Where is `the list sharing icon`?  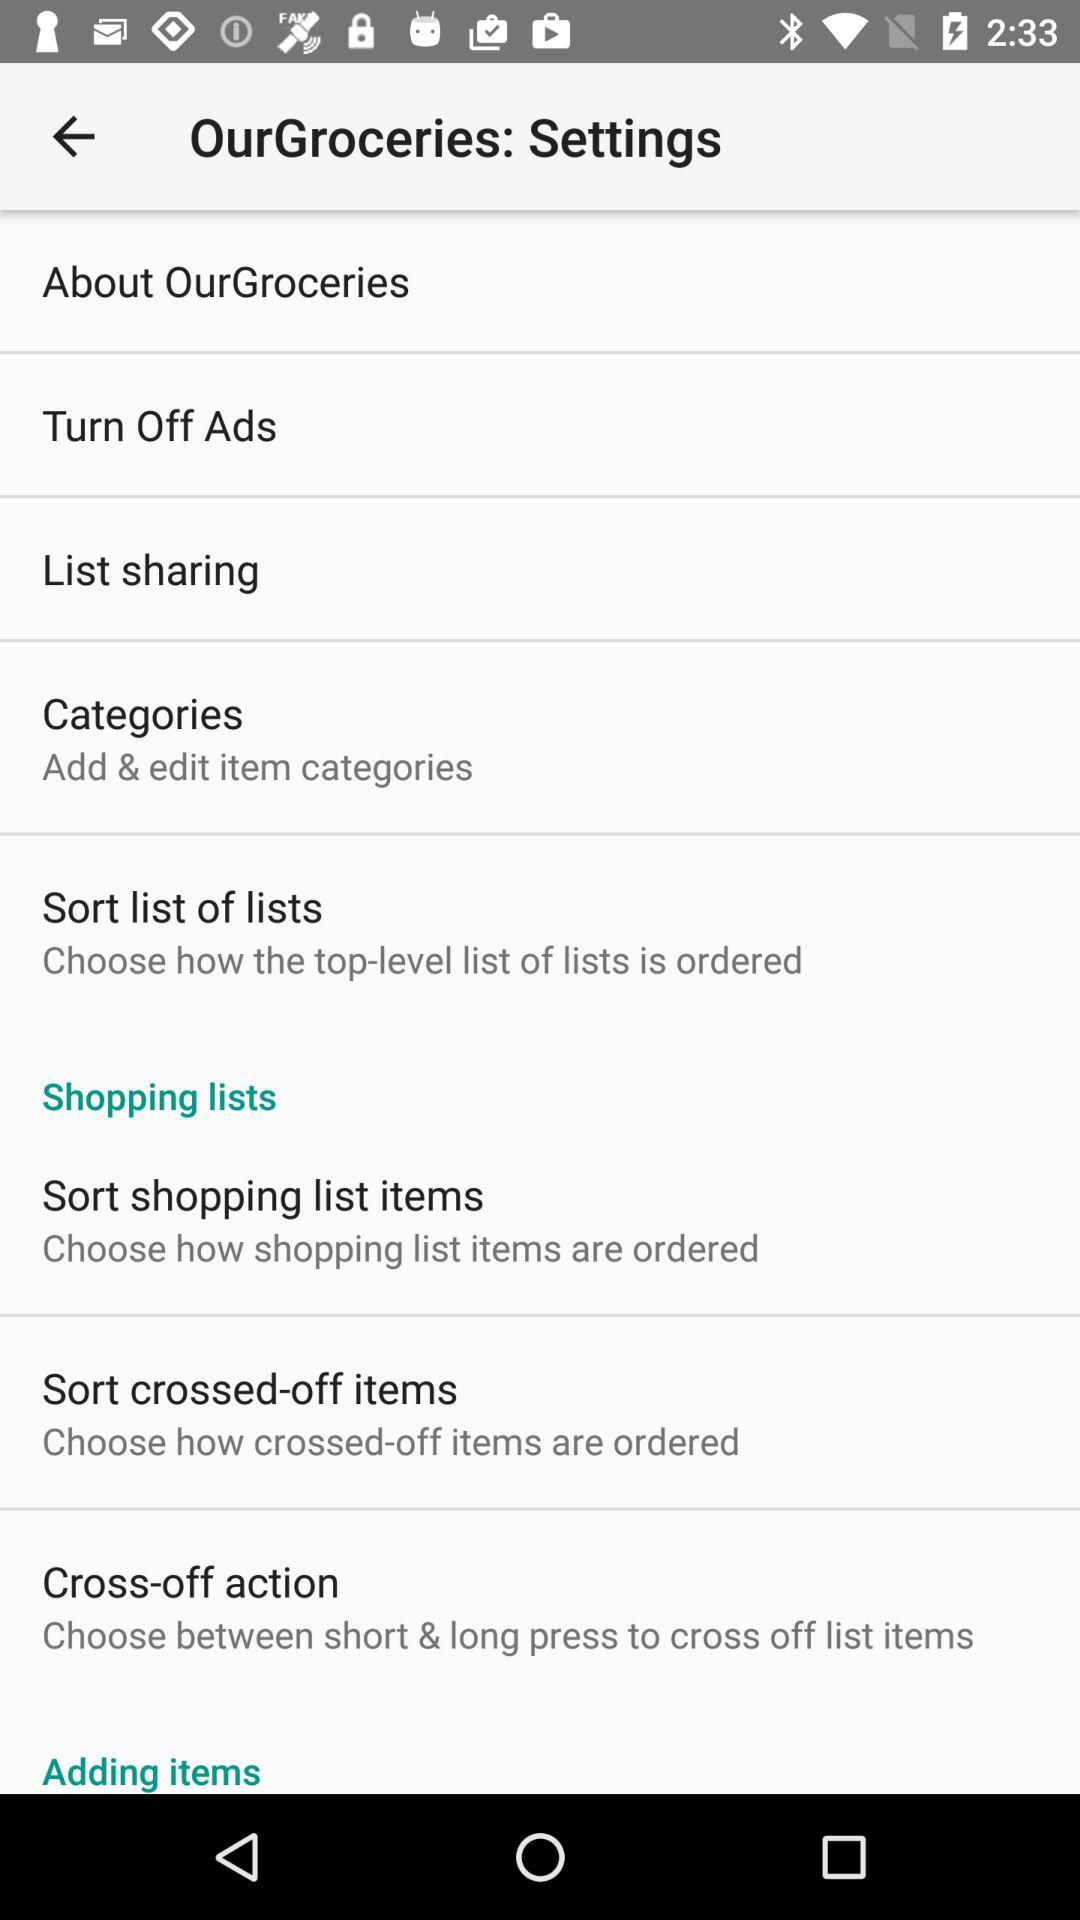
the list sharing icon is located at coordinates (149, 567).